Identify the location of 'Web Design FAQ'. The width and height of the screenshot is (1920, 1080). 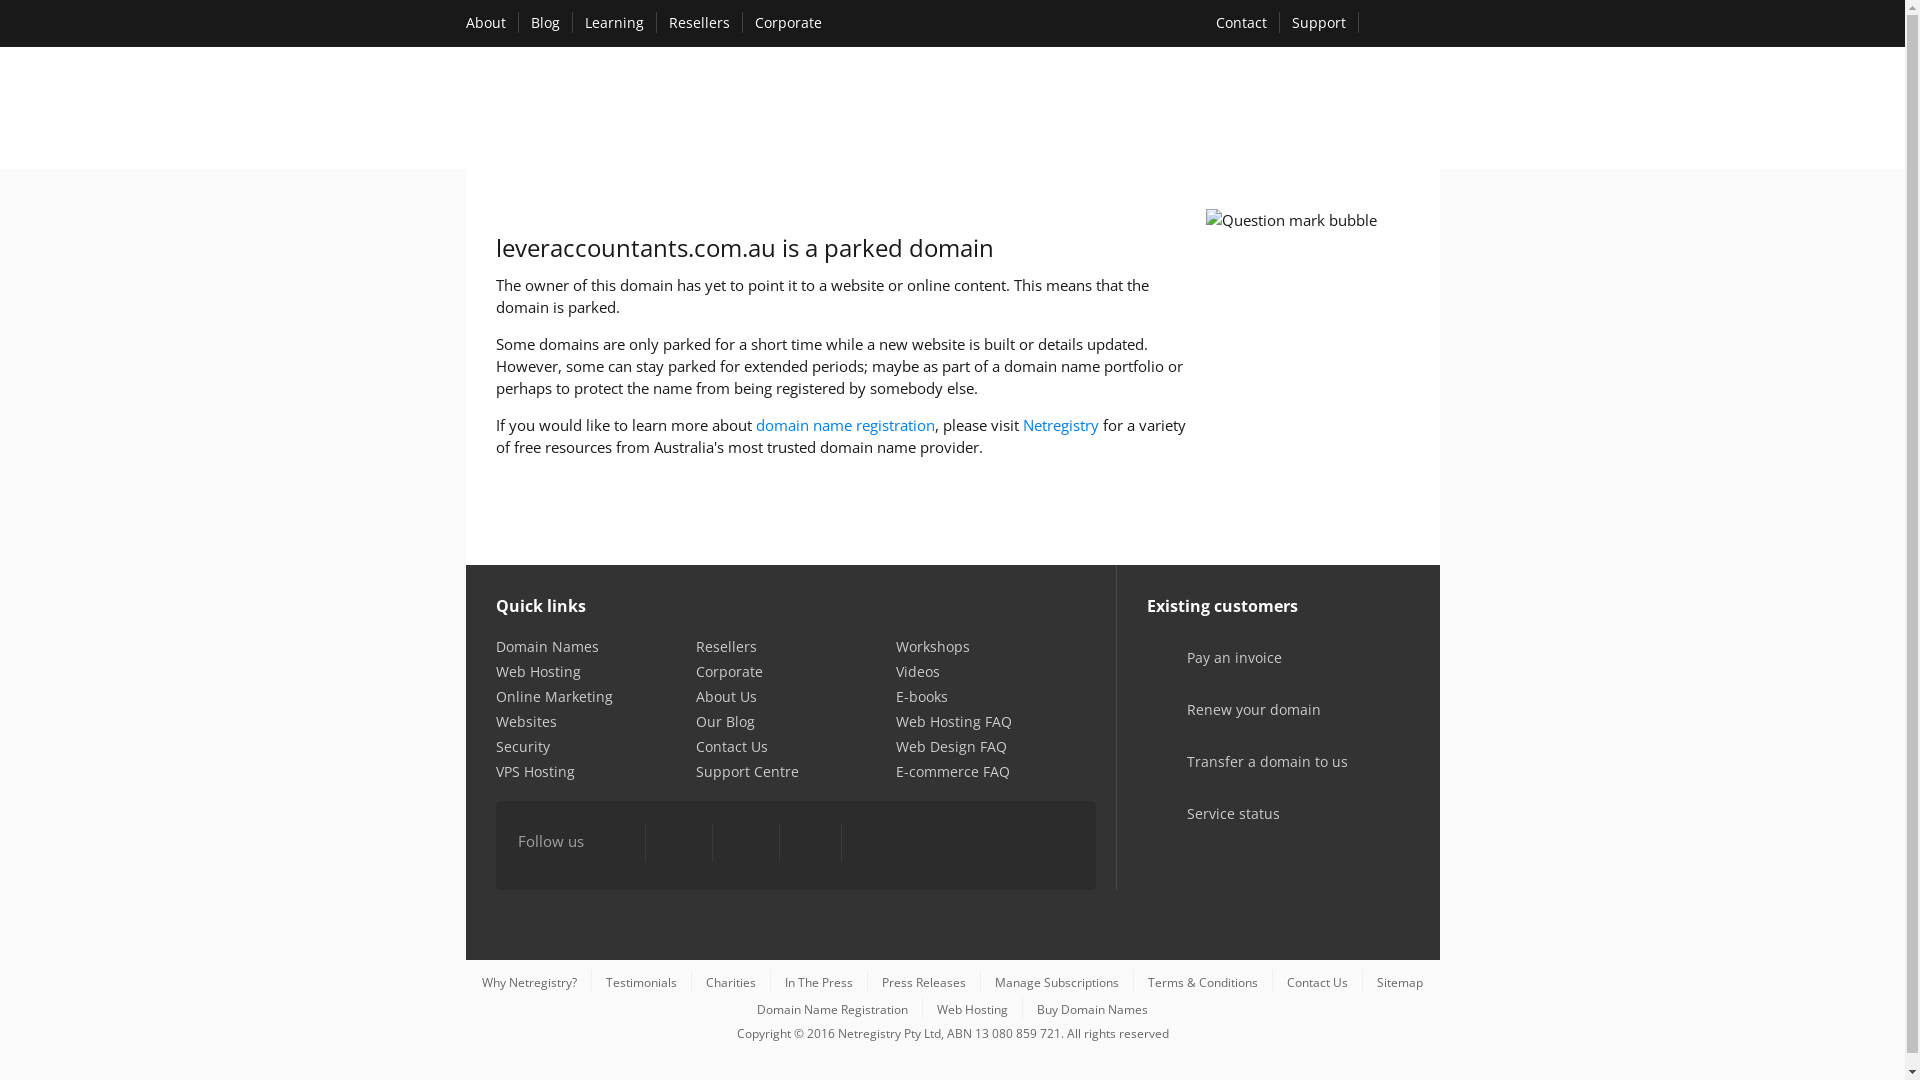
(950, 746).